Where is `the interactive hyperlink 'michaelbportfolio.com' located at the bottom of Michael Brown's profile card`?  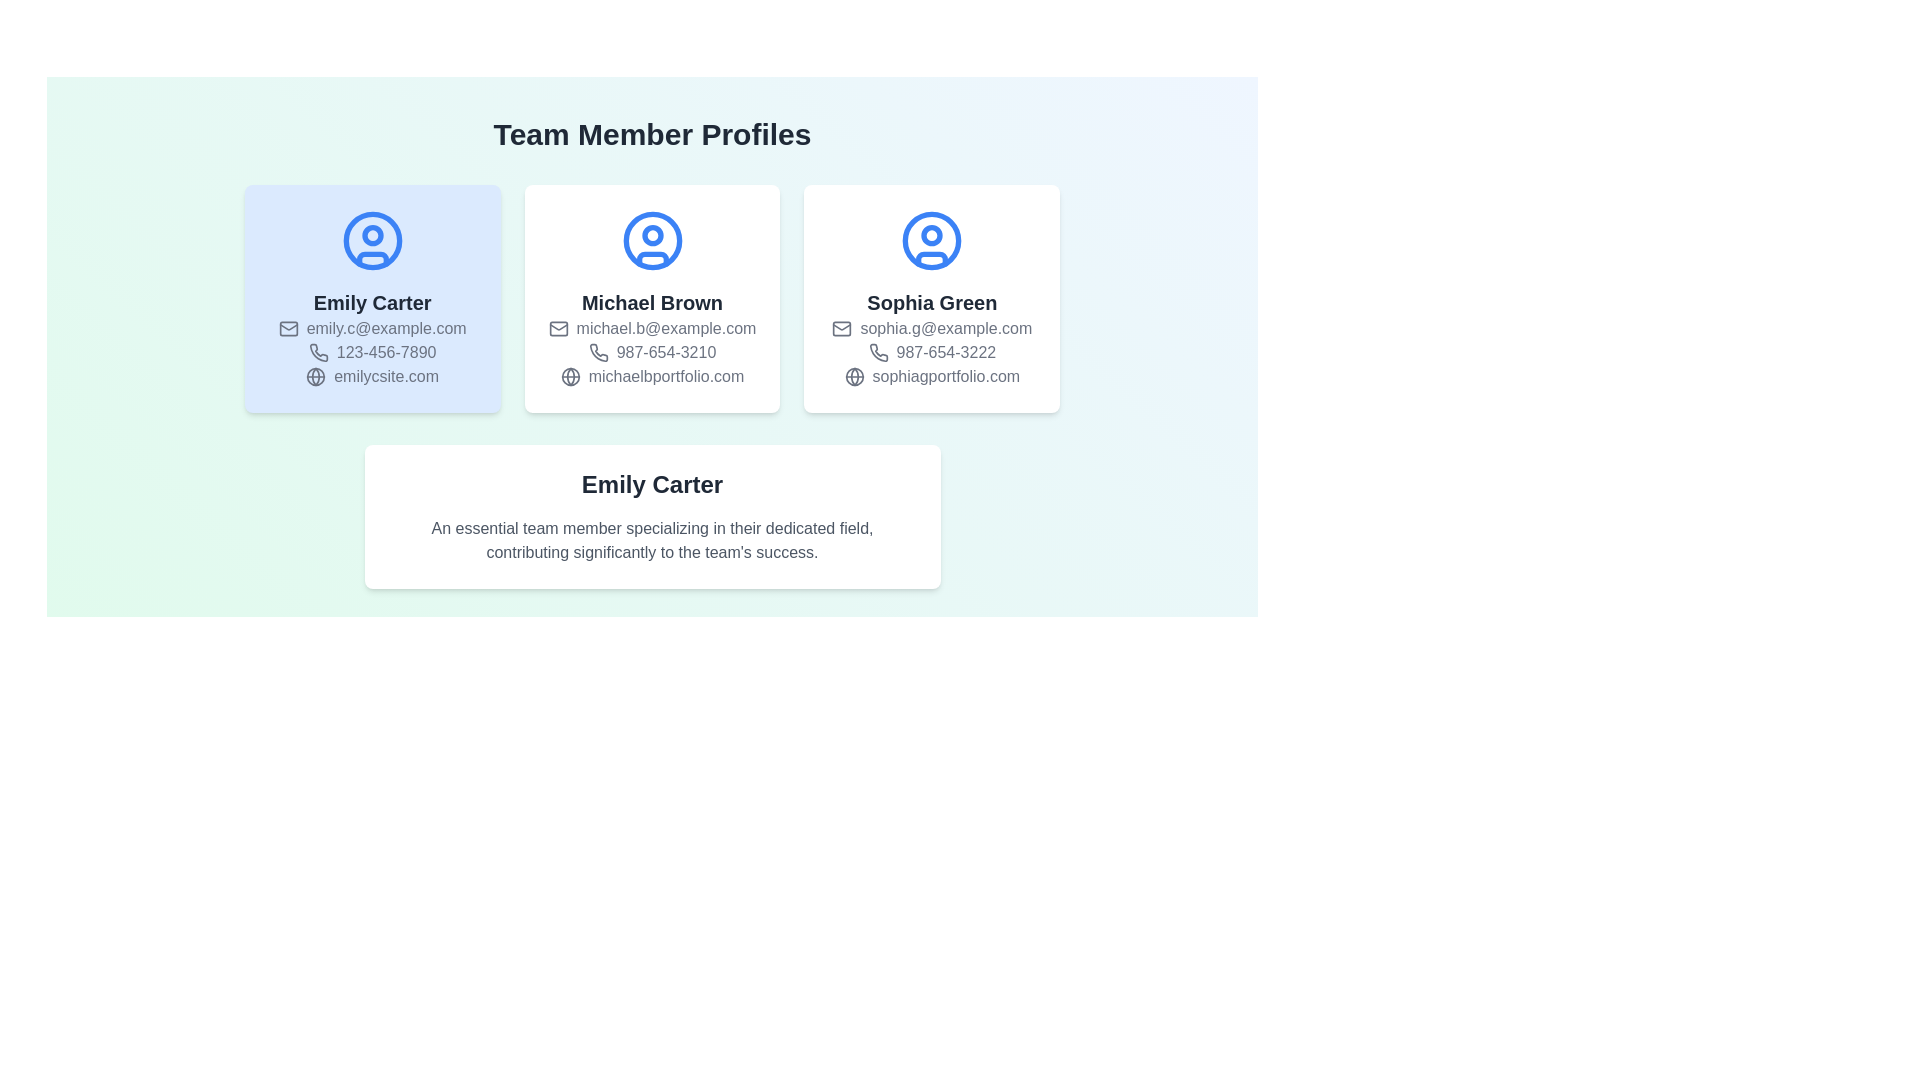 the interactive hyperlink 'michaelbportfolio.com' located at the bottom of Michael Brown's profile card is located at coordinates (652, 377).